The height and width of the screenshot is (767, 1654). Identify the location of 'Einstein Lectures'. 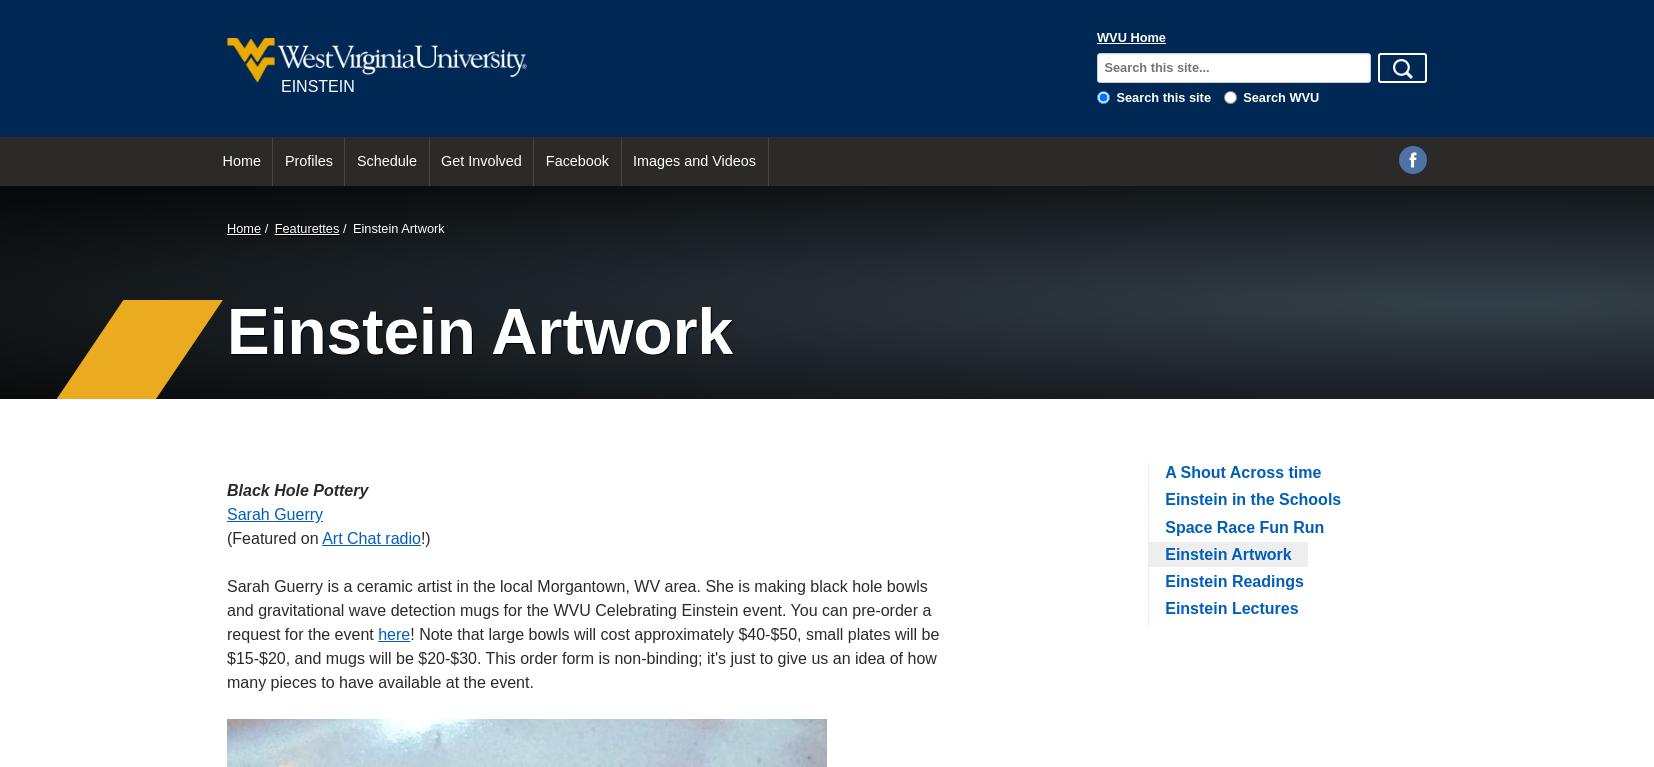
(1230, 608).